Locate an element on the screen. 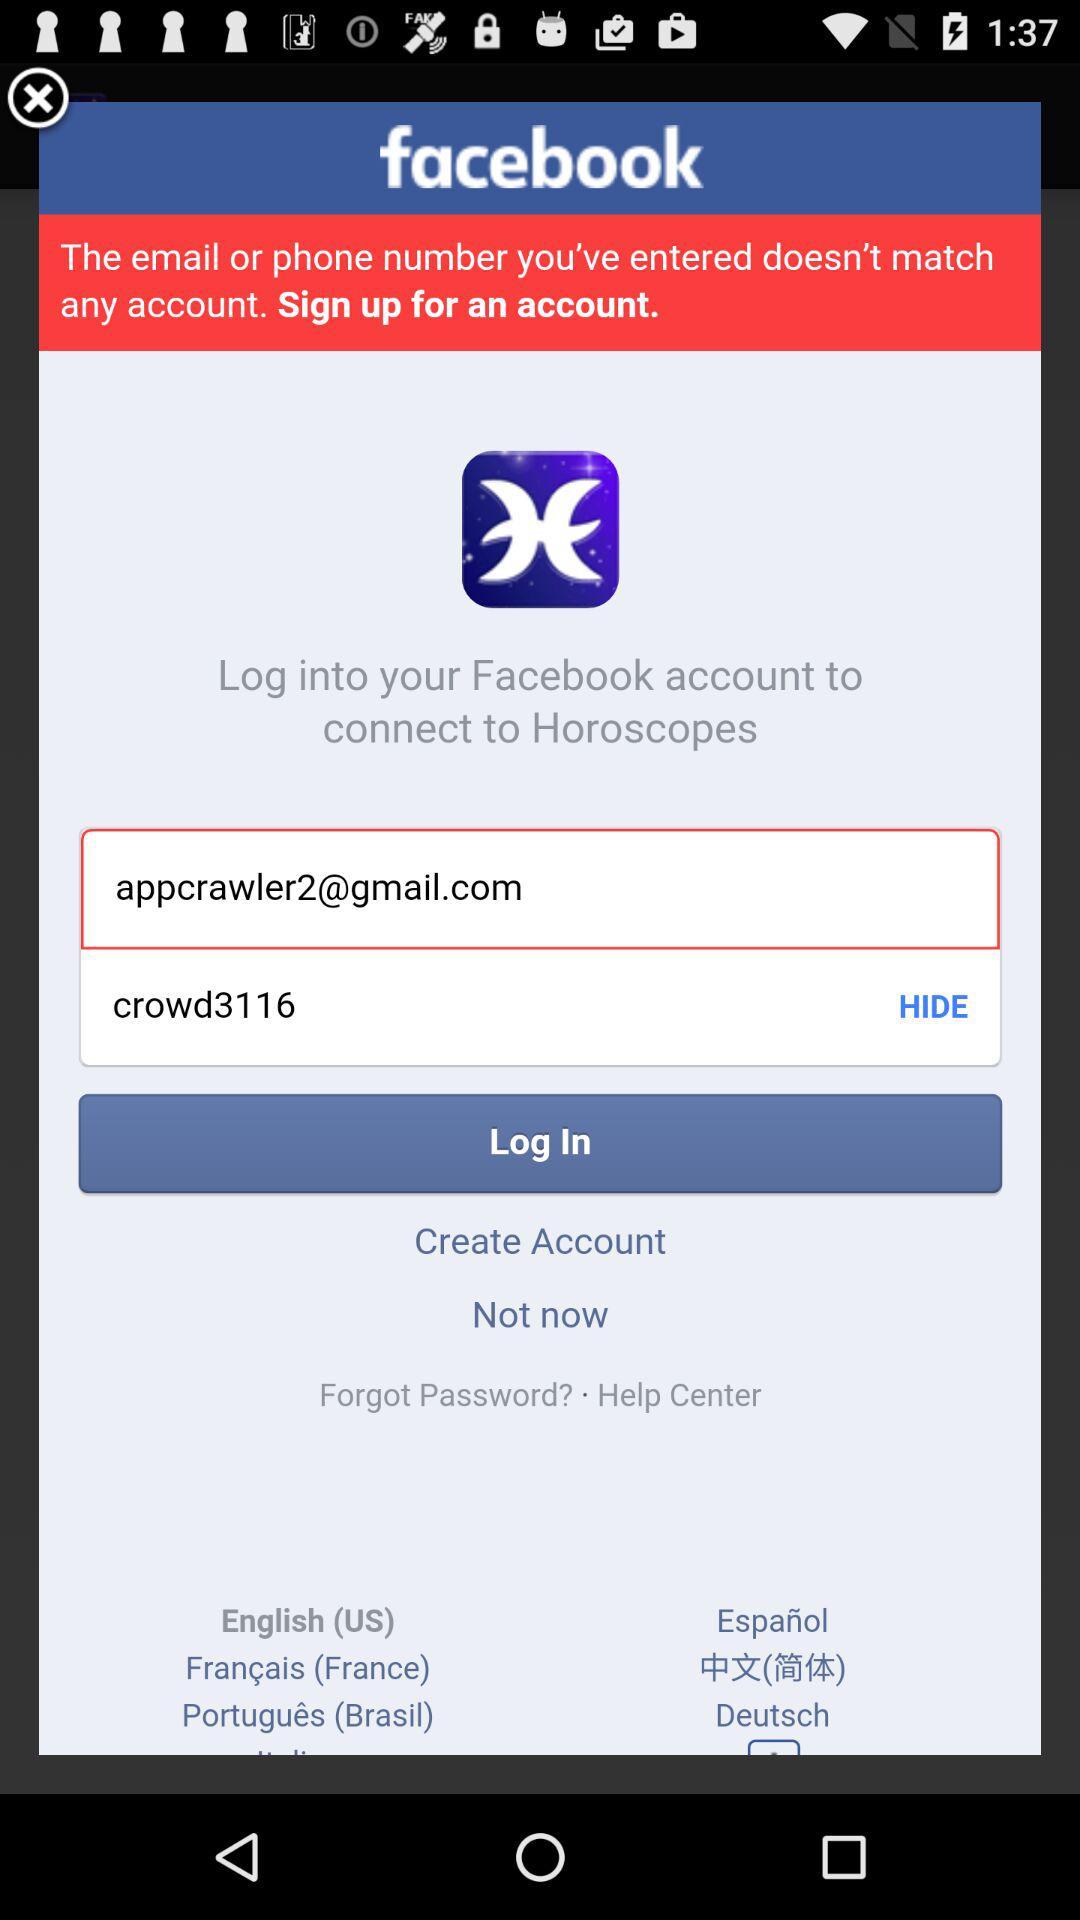 This screenshot has width=1080, height=1920. the close icon is located at coordinates (38, 107).